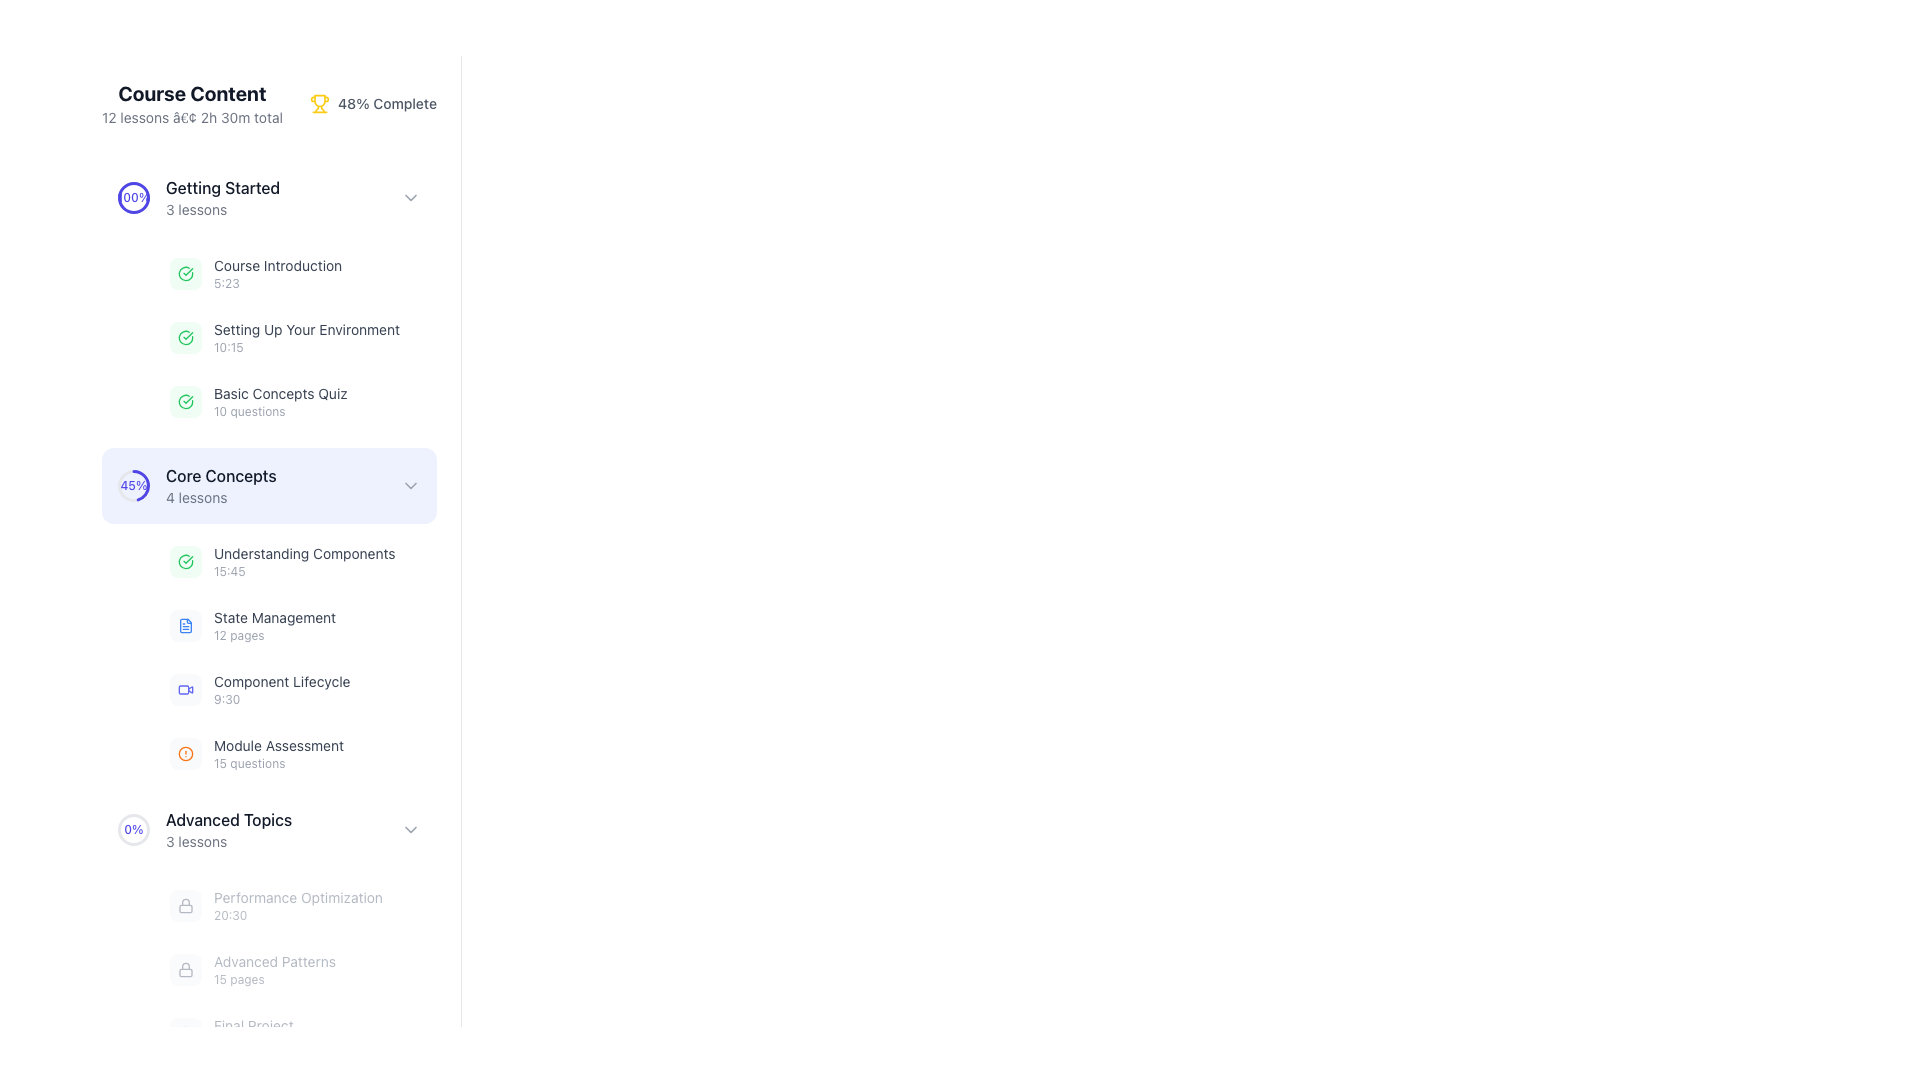 Image resolution: width=1920 pixels, height=1080 pixels. Describe the element at coordinates (297, 897) in the screenshot. I see `the static text label presenting the title 'Performance Optimization' located in the 'Advanced Topics' section, positioned above the duration text '20:30'` at that location.